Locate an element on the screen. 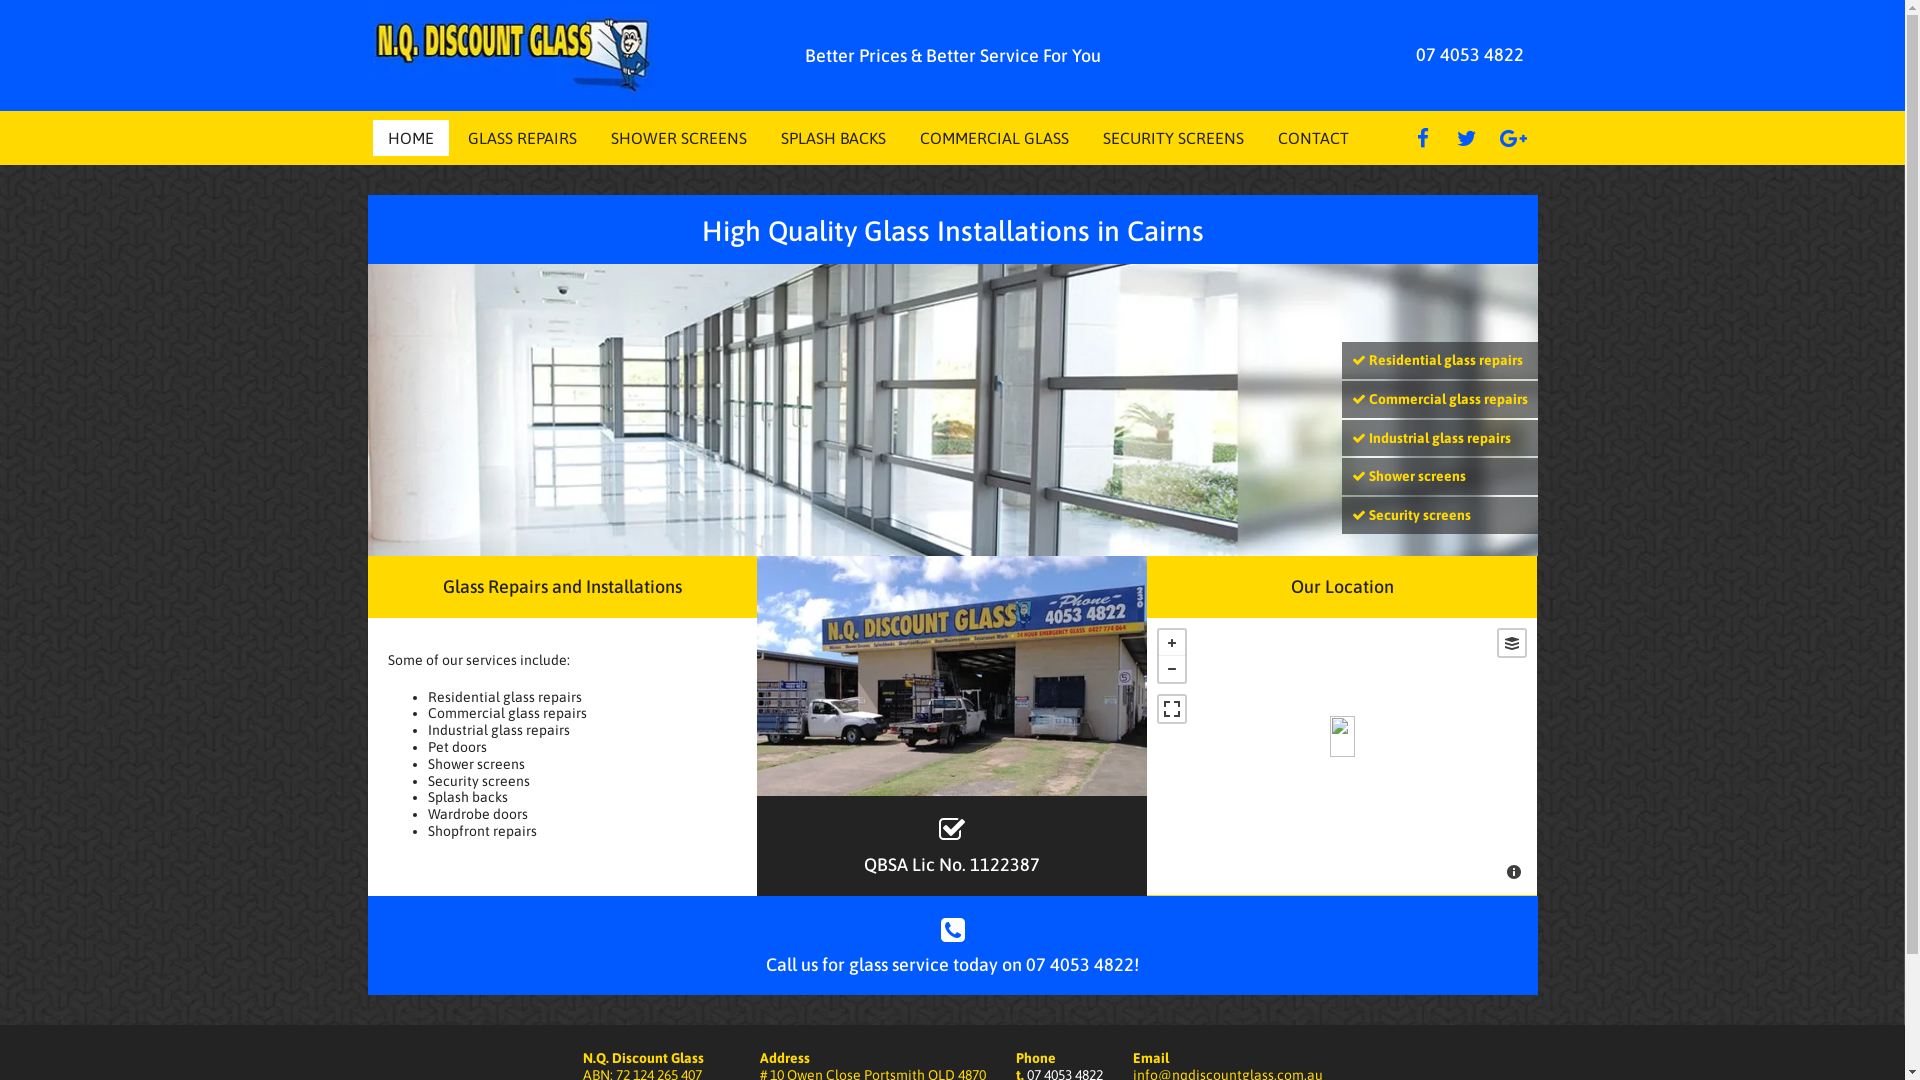  '+' is located at coordinates (1171, 643).